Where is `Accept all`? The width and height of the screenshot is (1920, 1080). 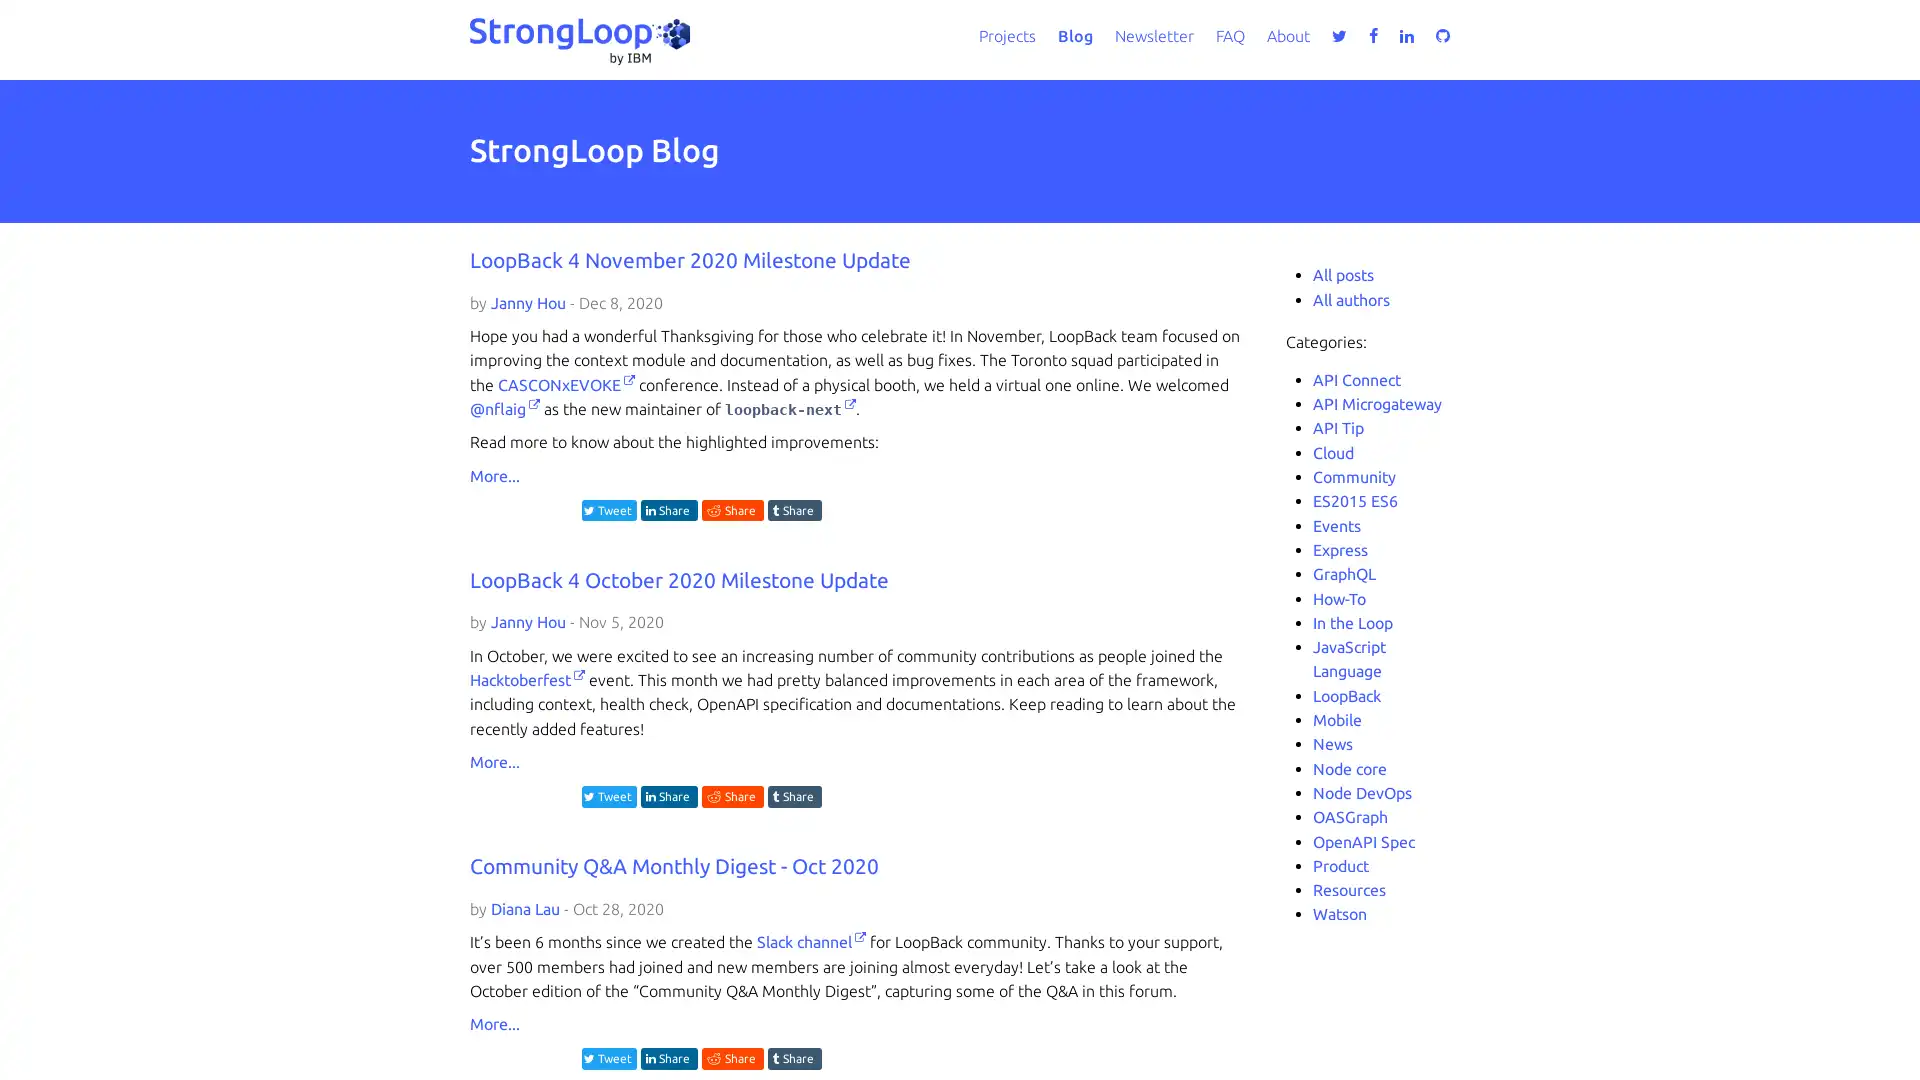
Accept all is located at coordinates (1758, 942).